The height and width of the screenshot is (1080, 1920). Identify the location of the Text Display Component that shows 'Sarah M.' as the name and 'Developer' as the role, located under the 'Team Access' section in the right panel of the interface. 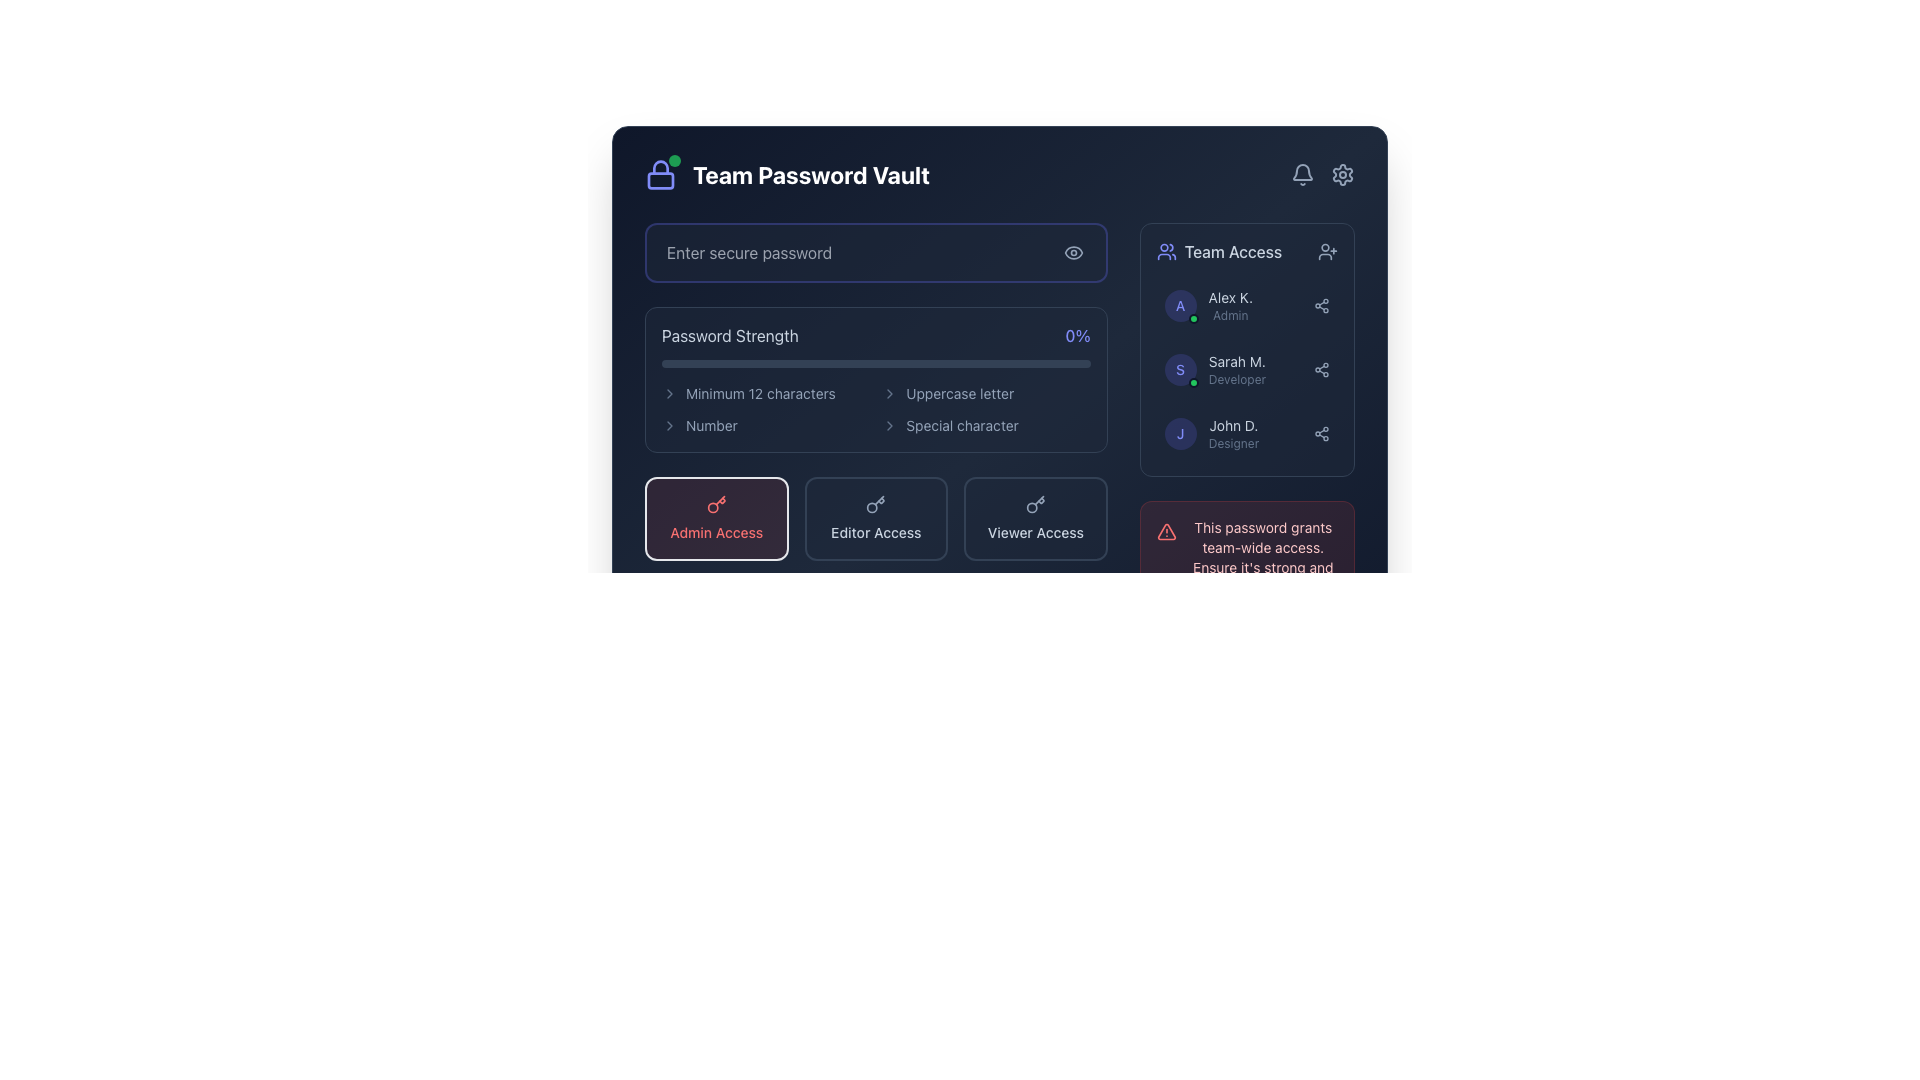
(1236, 370).